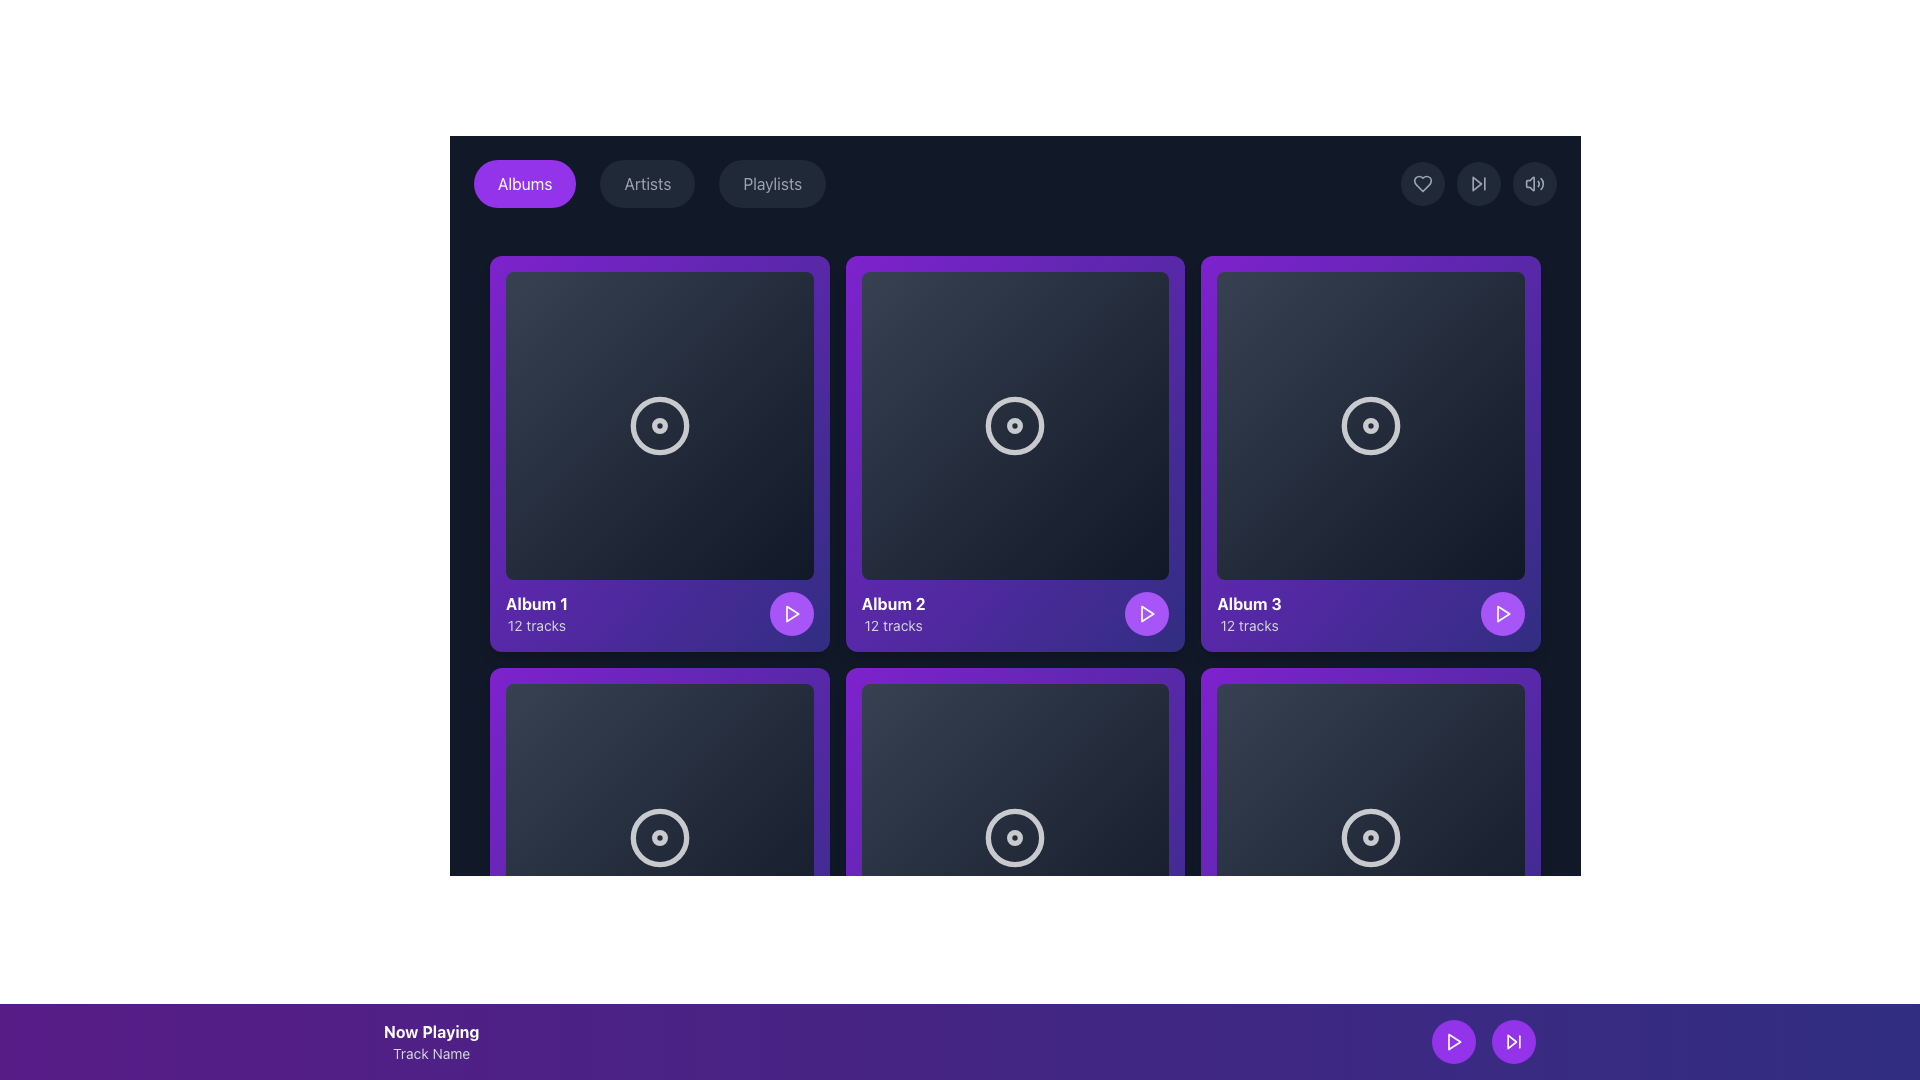  I want to click on the album card that represents an album, which is the second card in the first row of a grid layout, so click(1015, 453).